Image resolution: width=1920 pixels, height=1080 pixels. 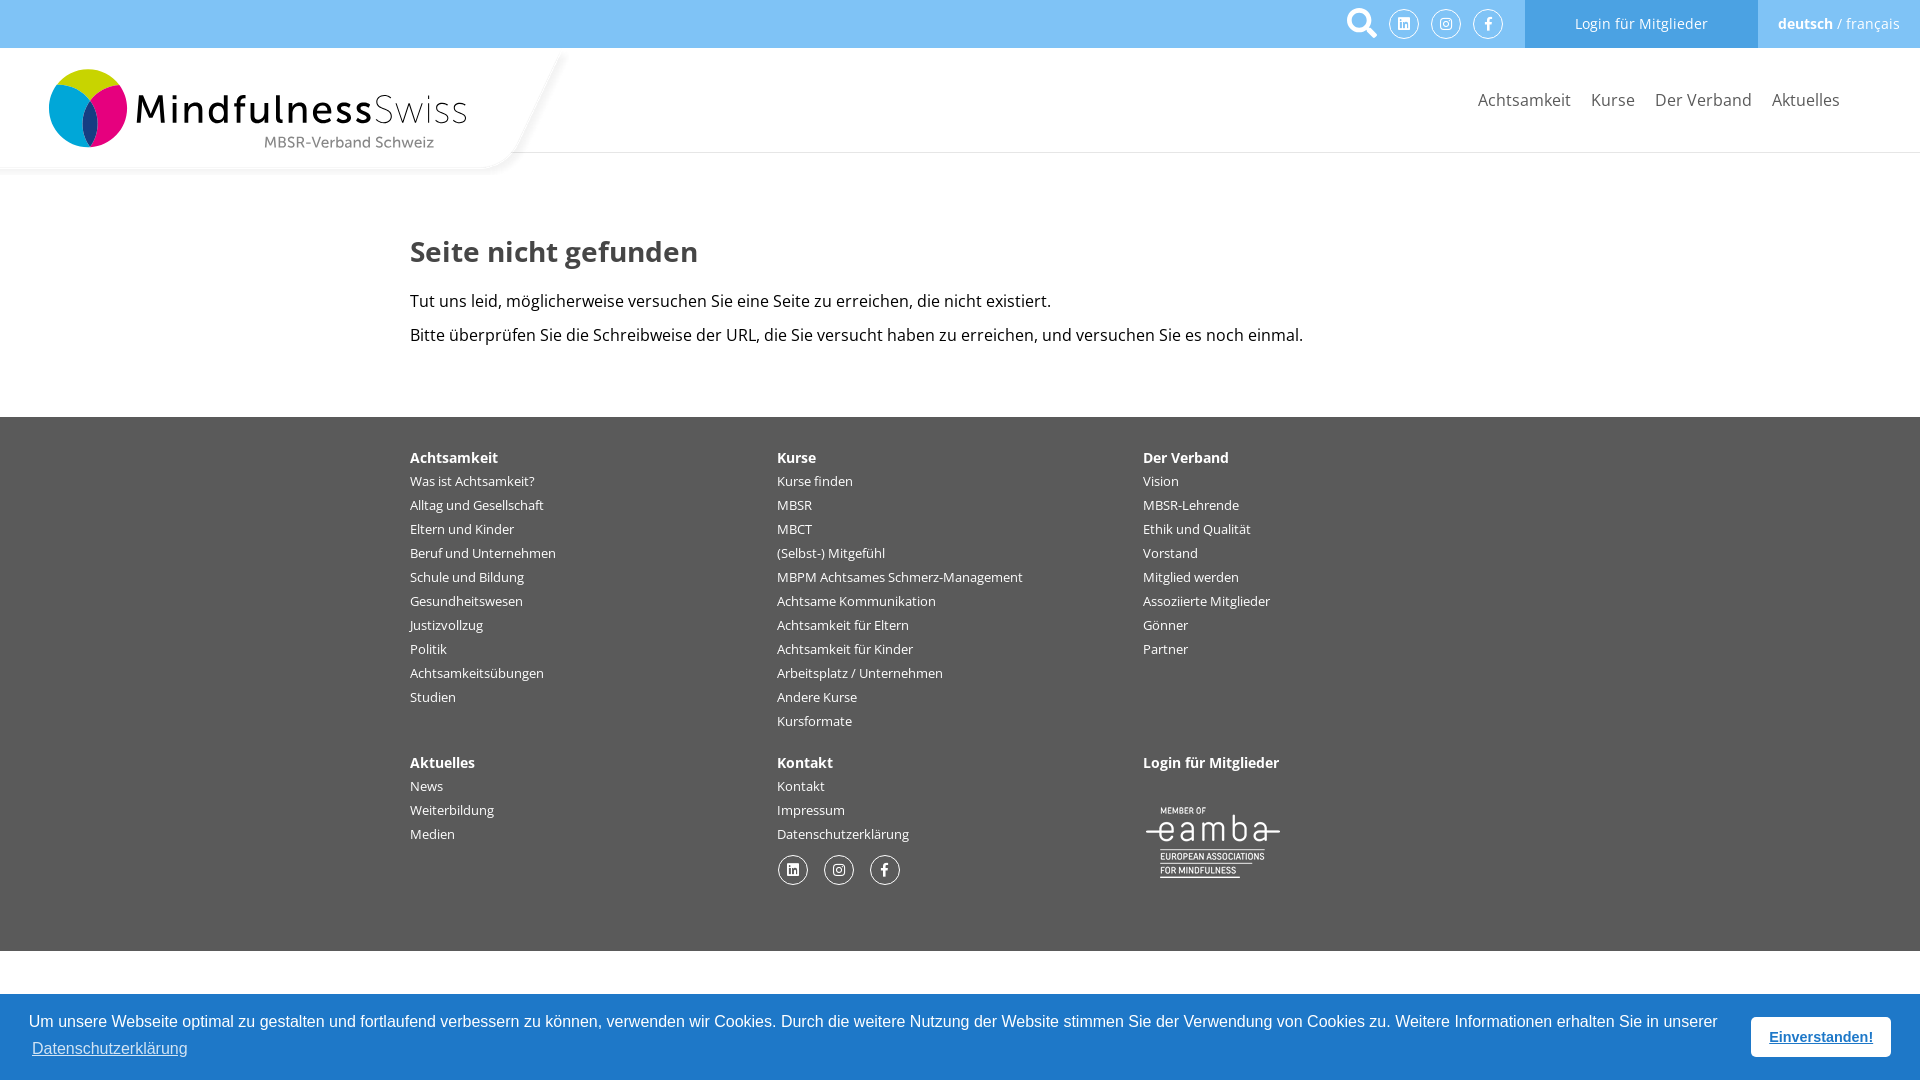 What do you see at coordinates (1170, 554) in the screenshot?
I see `'Vorstand'` at bounding box center [1170, 554].